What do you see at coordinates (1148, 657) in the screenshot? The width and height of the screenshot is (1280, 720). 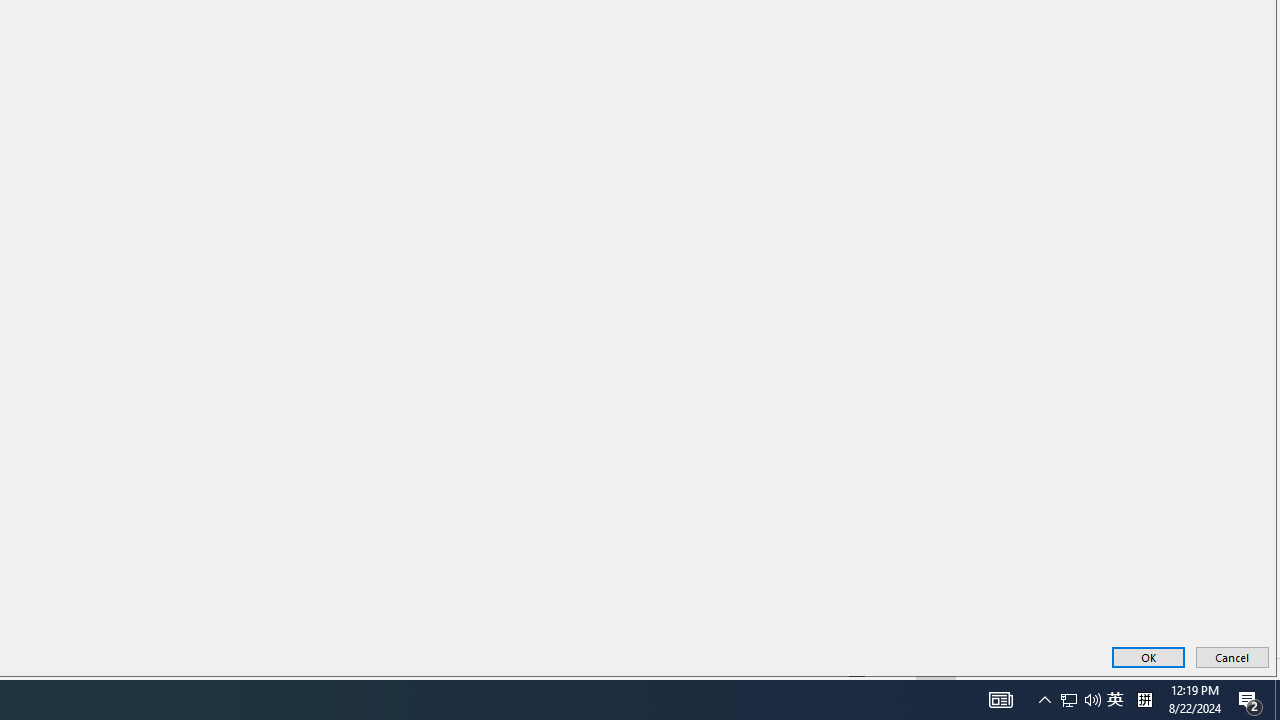 I see `'OK'` at bounding box center [1148, 657].